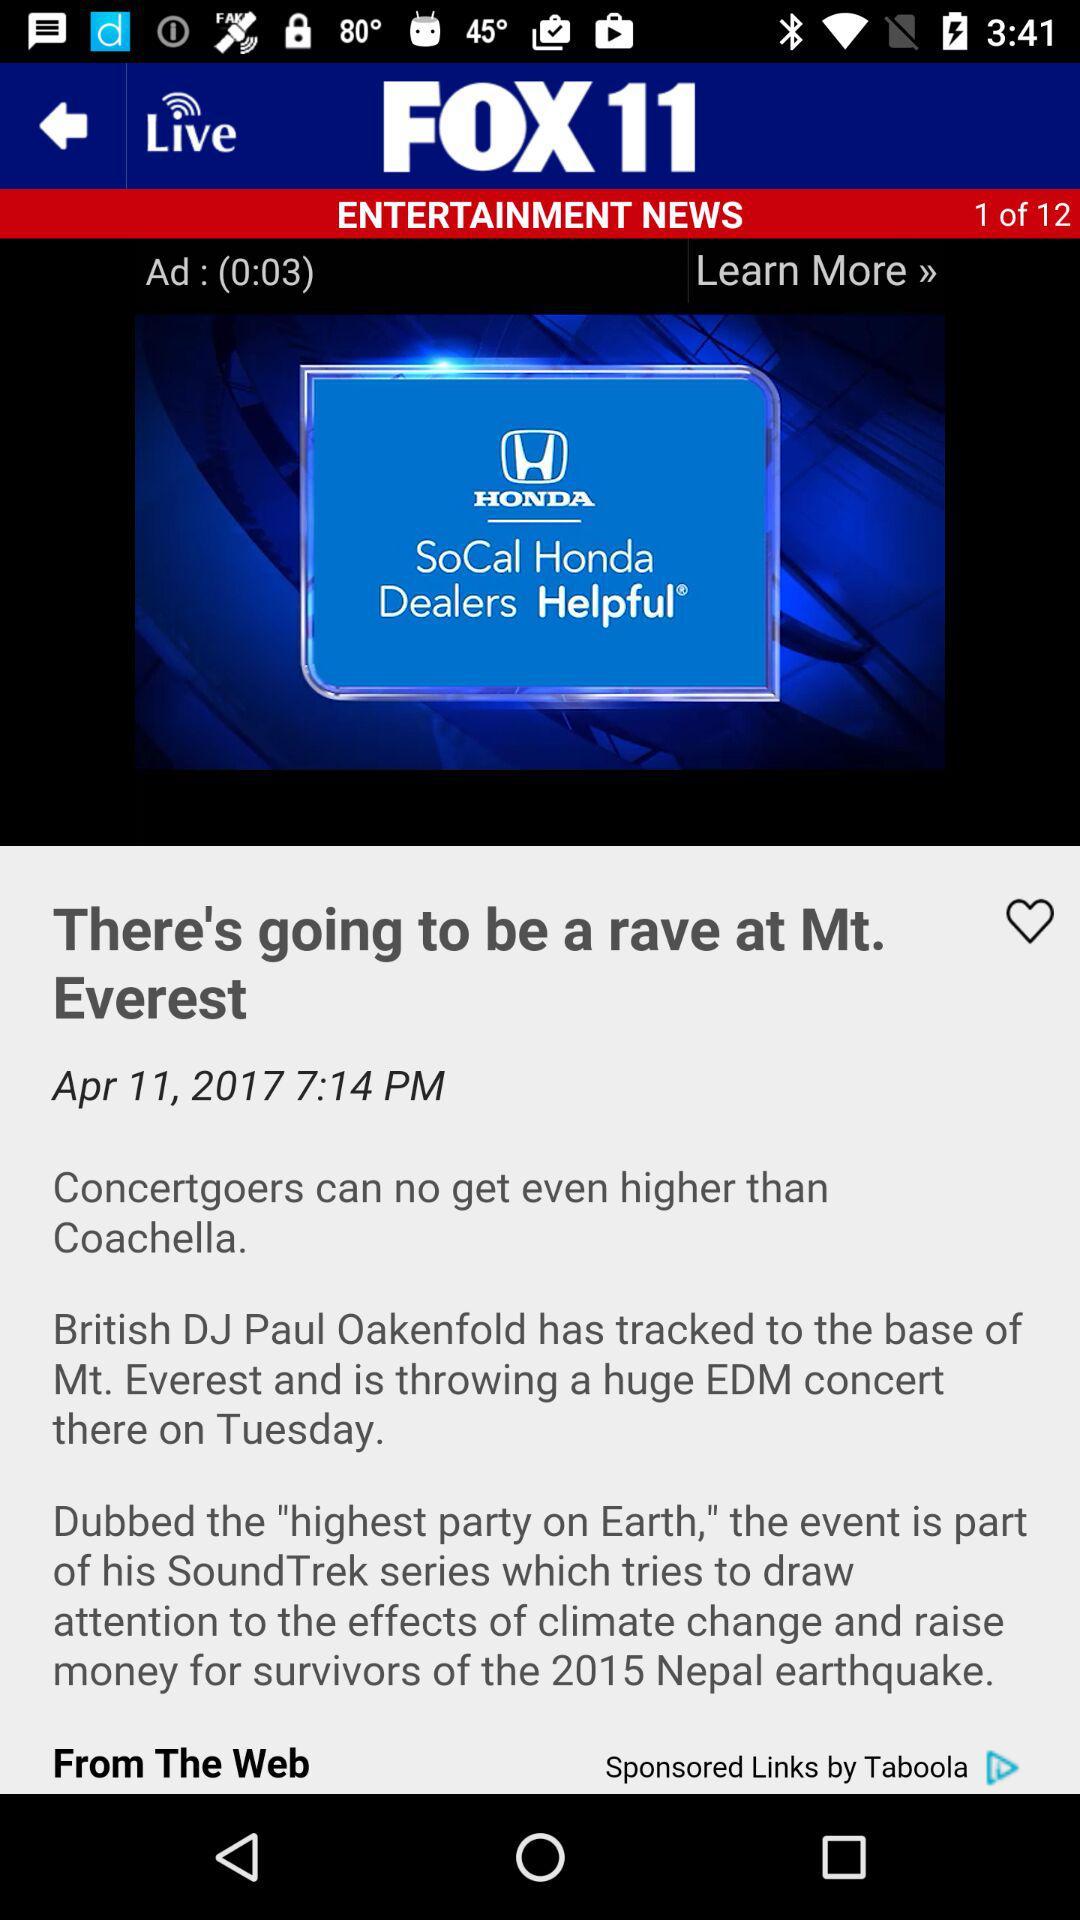 The width and height of the screenshot is (1080, 1920). What do you see at coordinates (816, 269) in the screenshot?
I see `it is clickable` at bounding box center [816, 269].